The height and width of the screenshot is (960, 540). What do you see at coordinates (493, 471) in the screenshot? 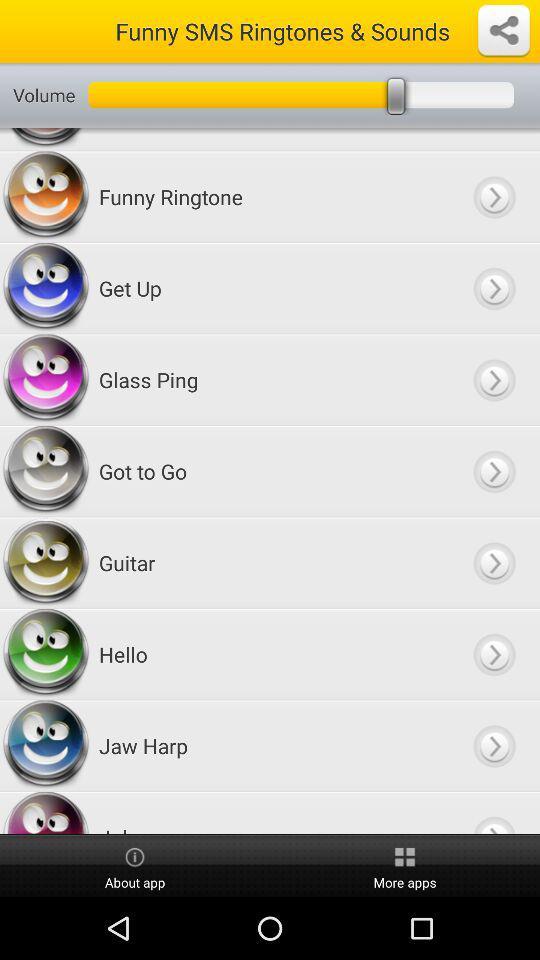
I see `next` at bounding box center [493, 471].